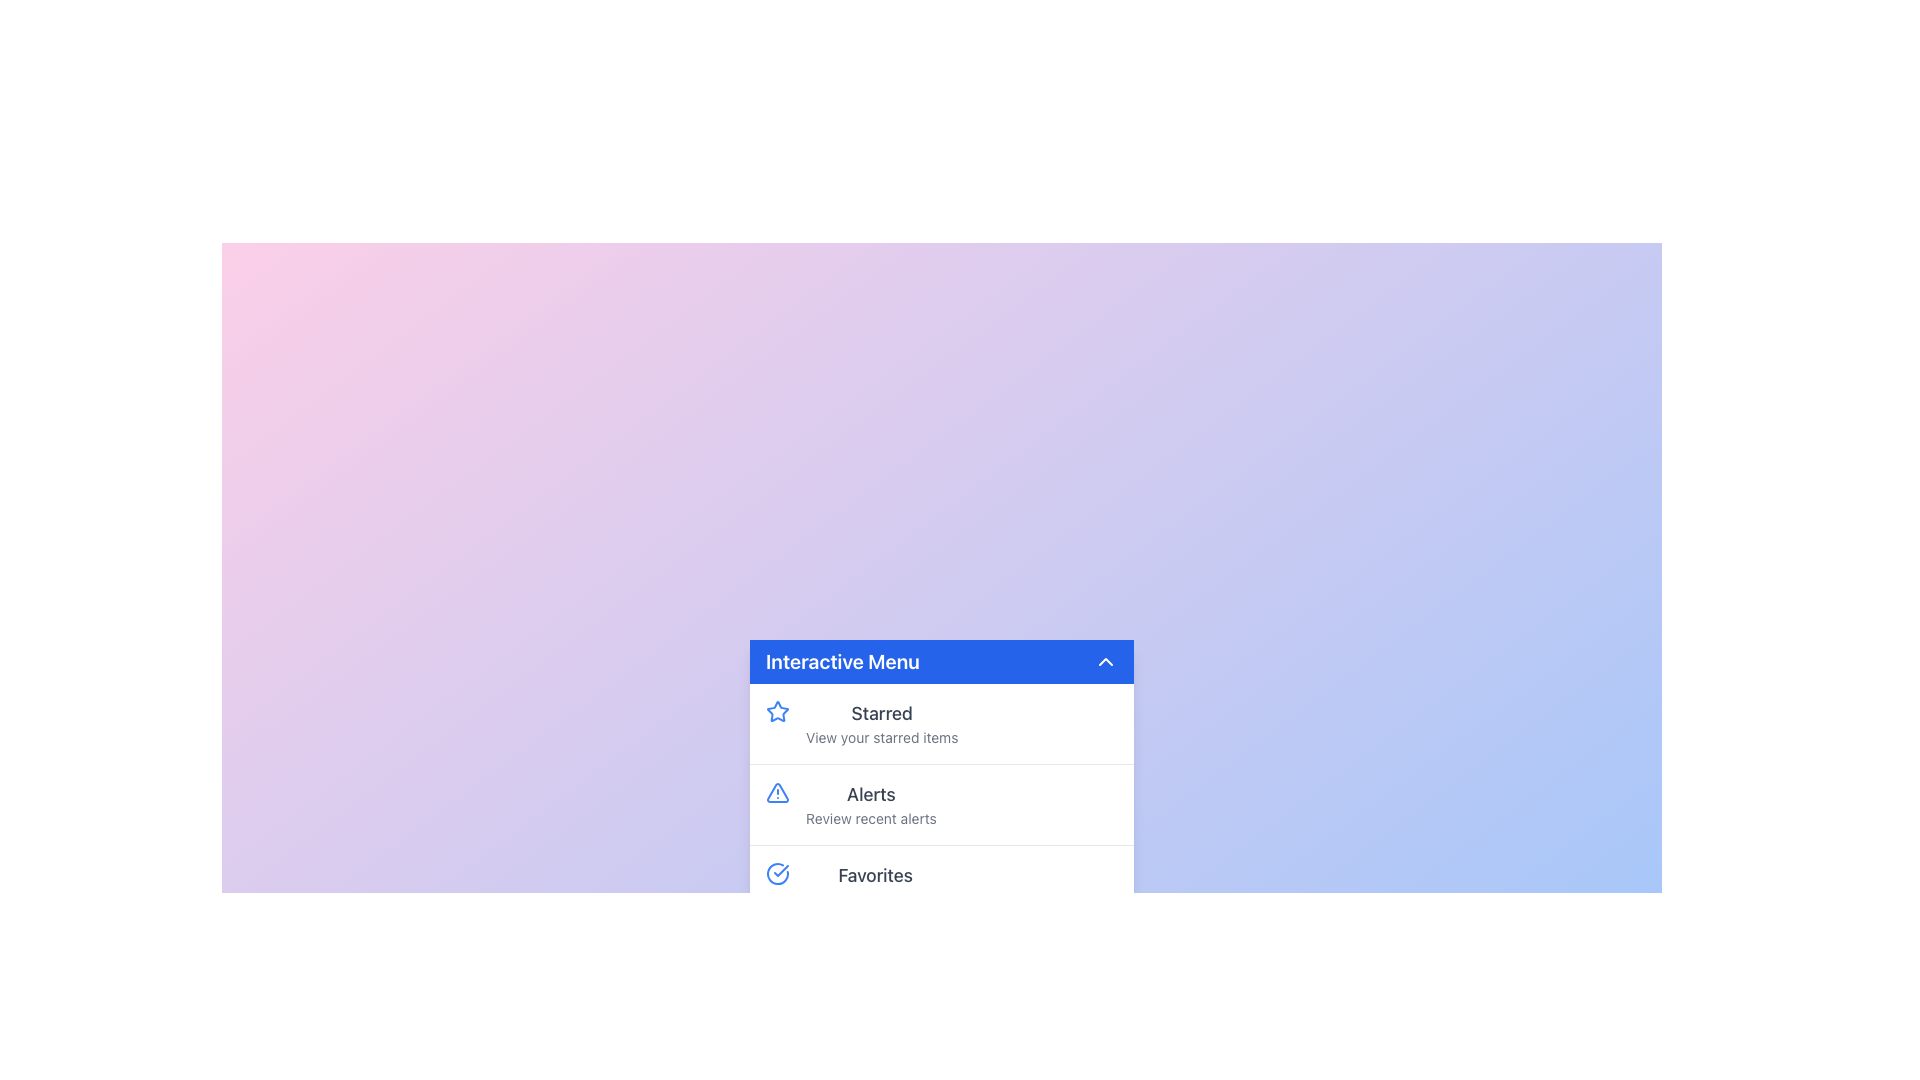 The image size is (1920, 1080). I want to click on the first navigational entry in the Interactive Menu, which is a Text block with a title and subtitle, accompanied by a star icon, so click(881, 724).